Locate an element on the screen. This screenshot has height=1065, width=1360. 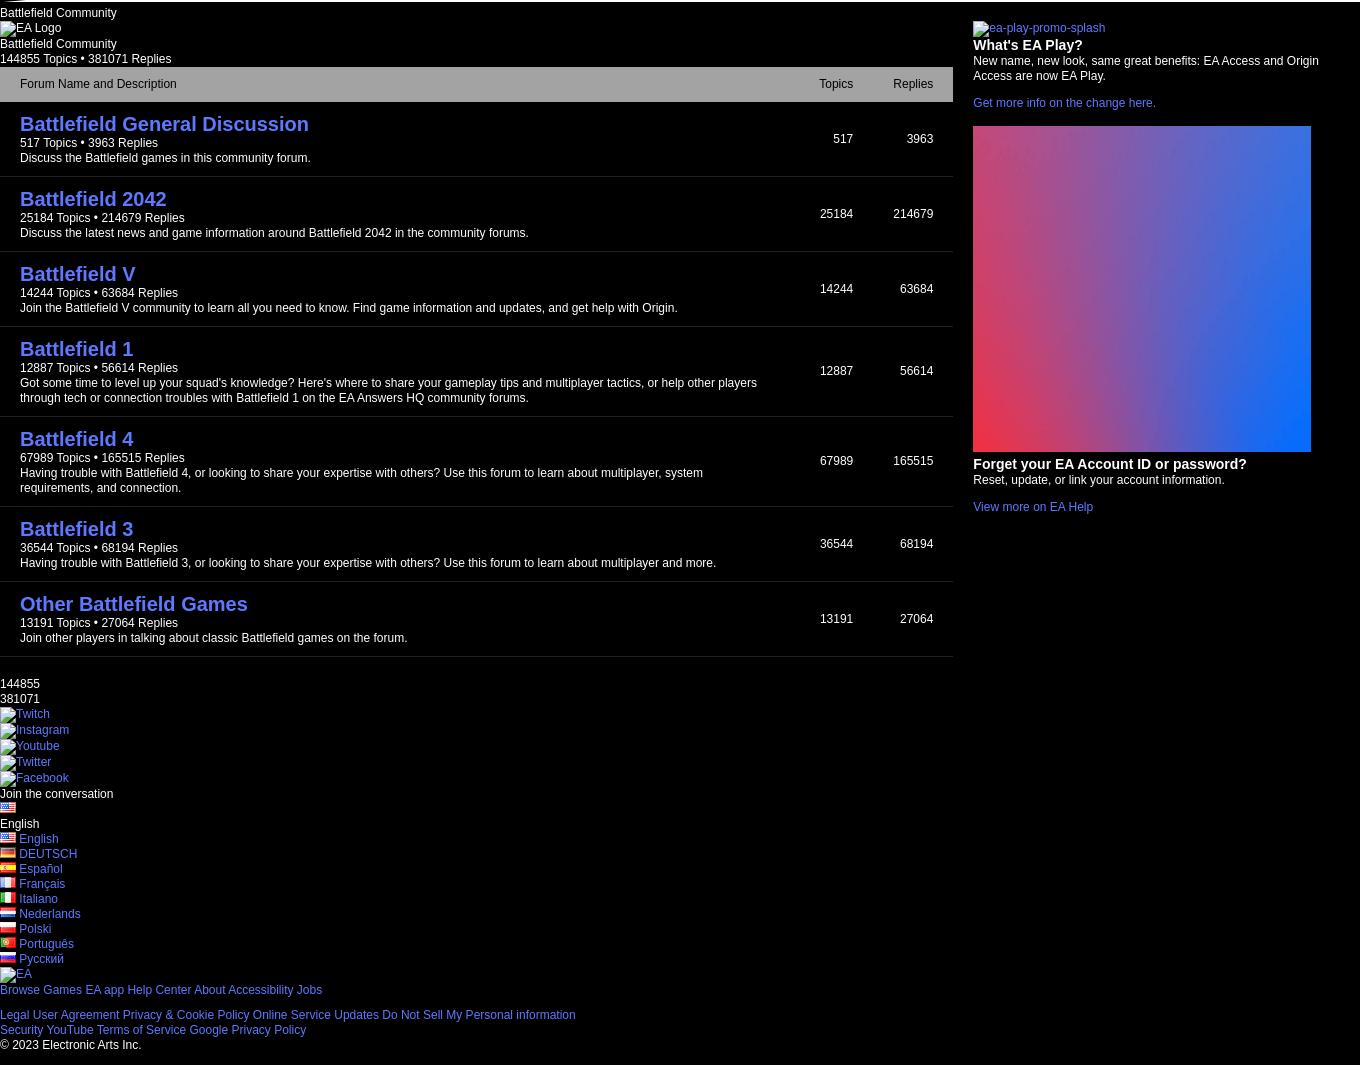
'YouTube Terms of Service' is located at coordinates (116, 1029).